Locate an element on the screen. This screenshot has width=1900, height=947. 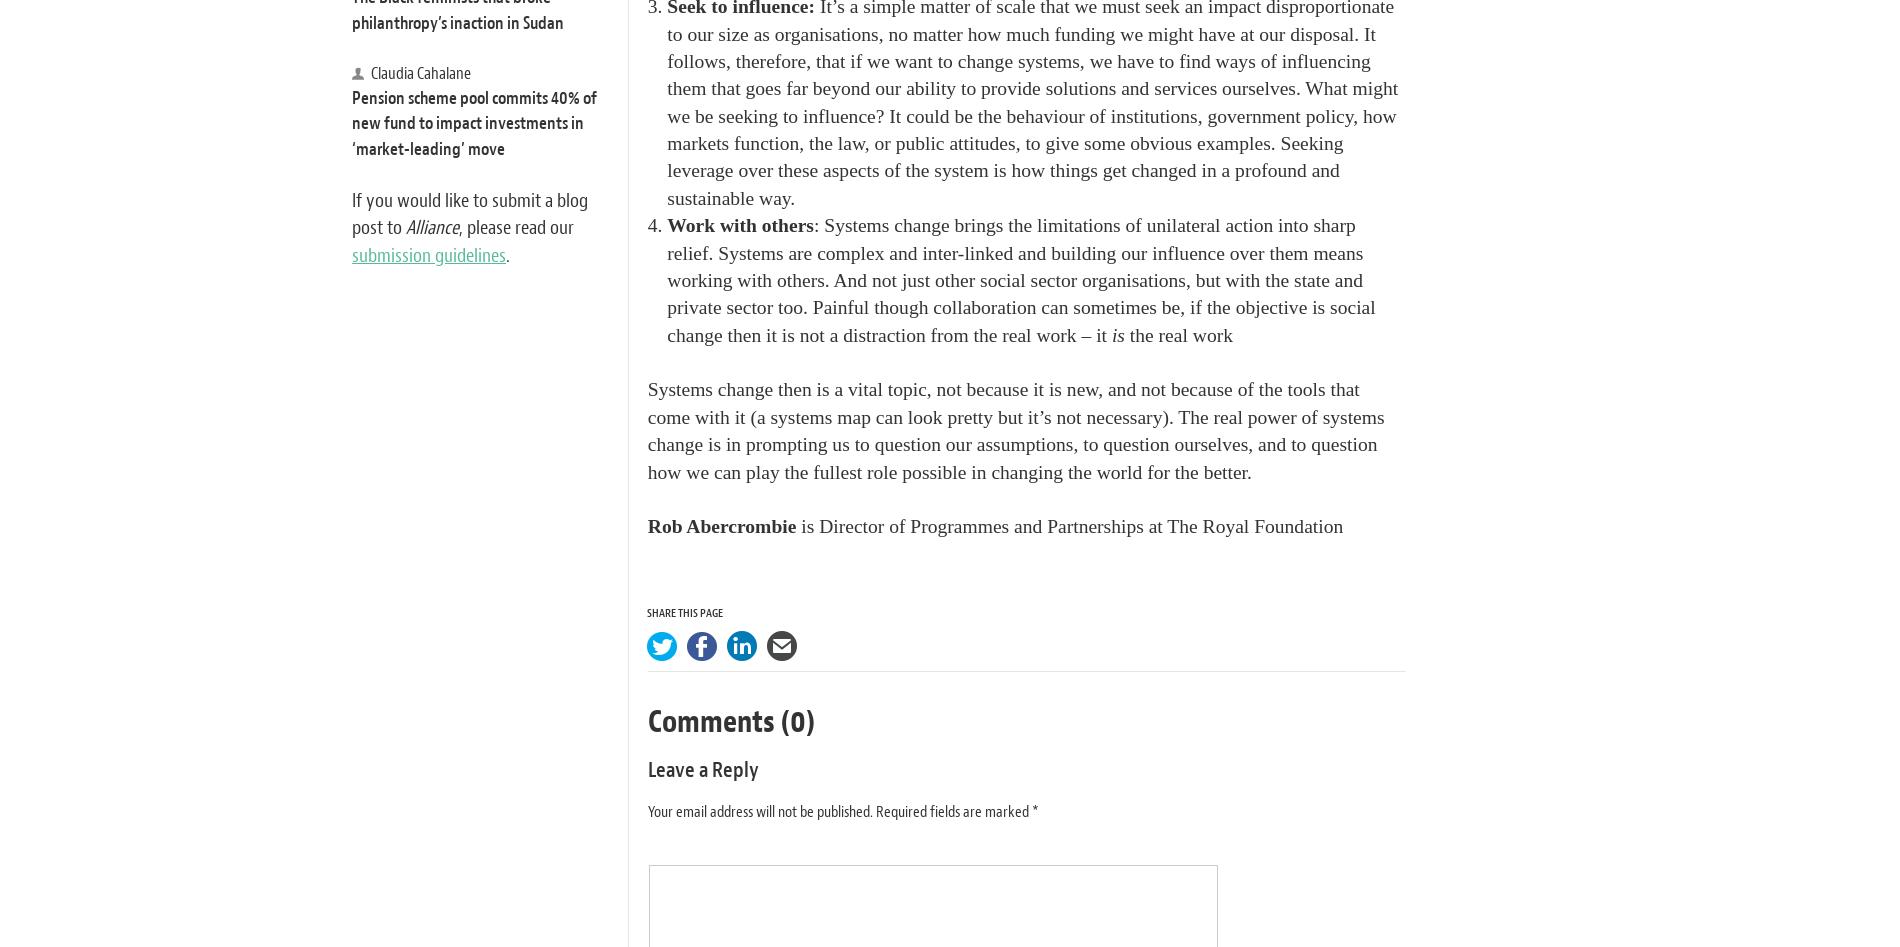
'.' is located at coordinates (508, 254).